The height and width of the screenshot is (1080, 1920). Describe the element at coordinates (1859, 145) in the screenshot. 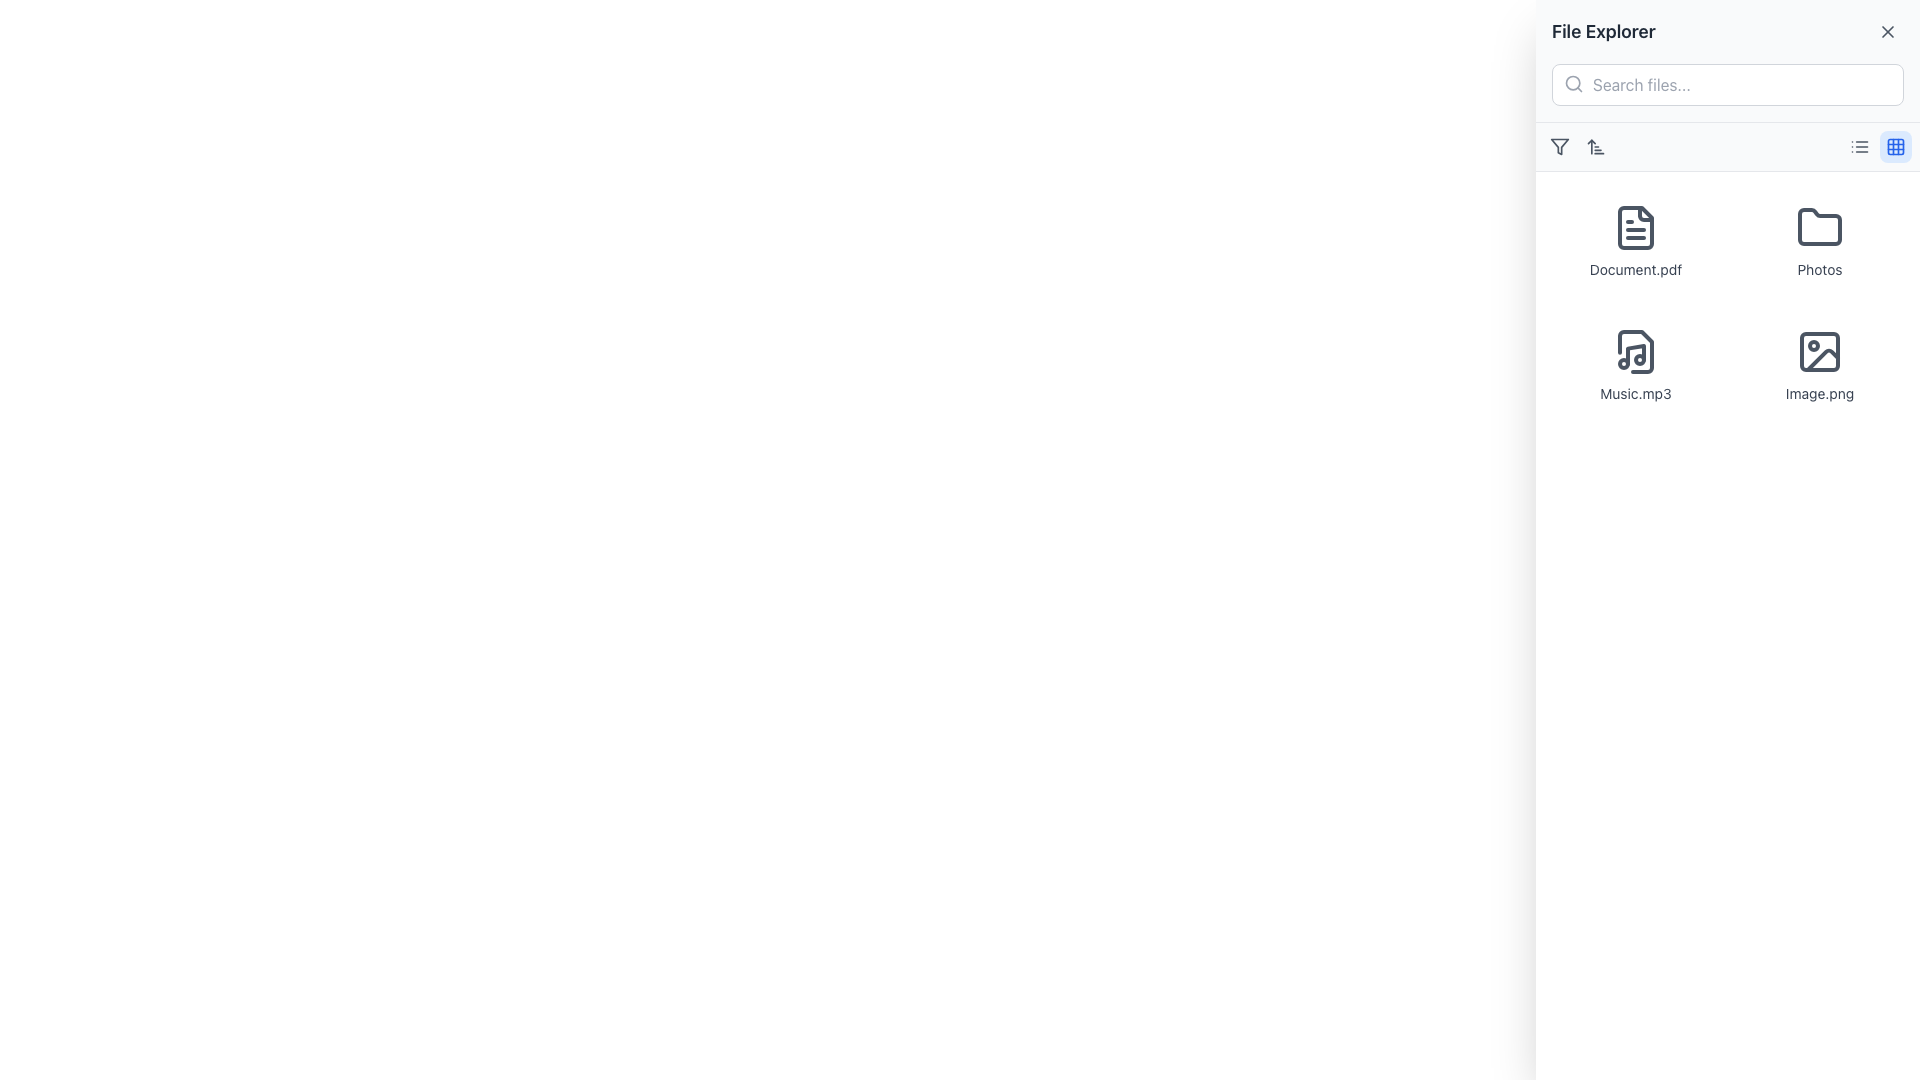

I see `the toggle button located at the right end of the horizontal navigation bar to switch the file view mode to list view` at that location.